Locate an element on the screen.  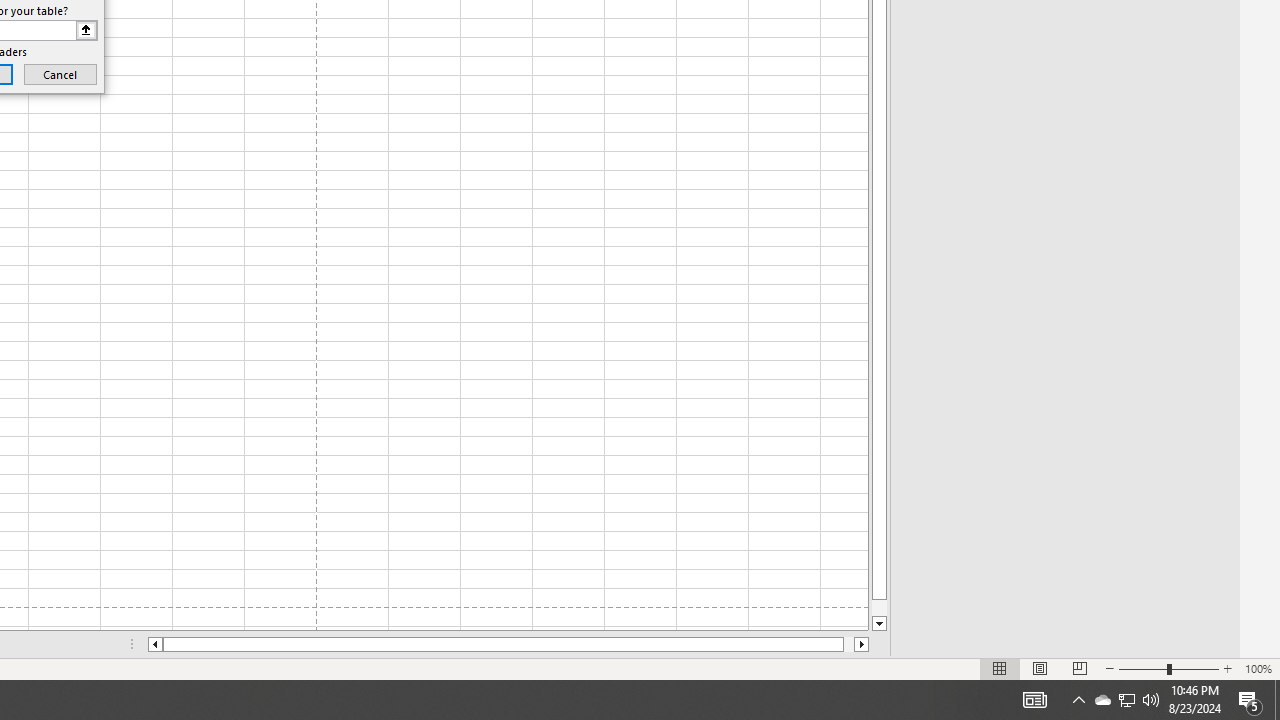
'Normal' is located at coordinates (1000, 669).